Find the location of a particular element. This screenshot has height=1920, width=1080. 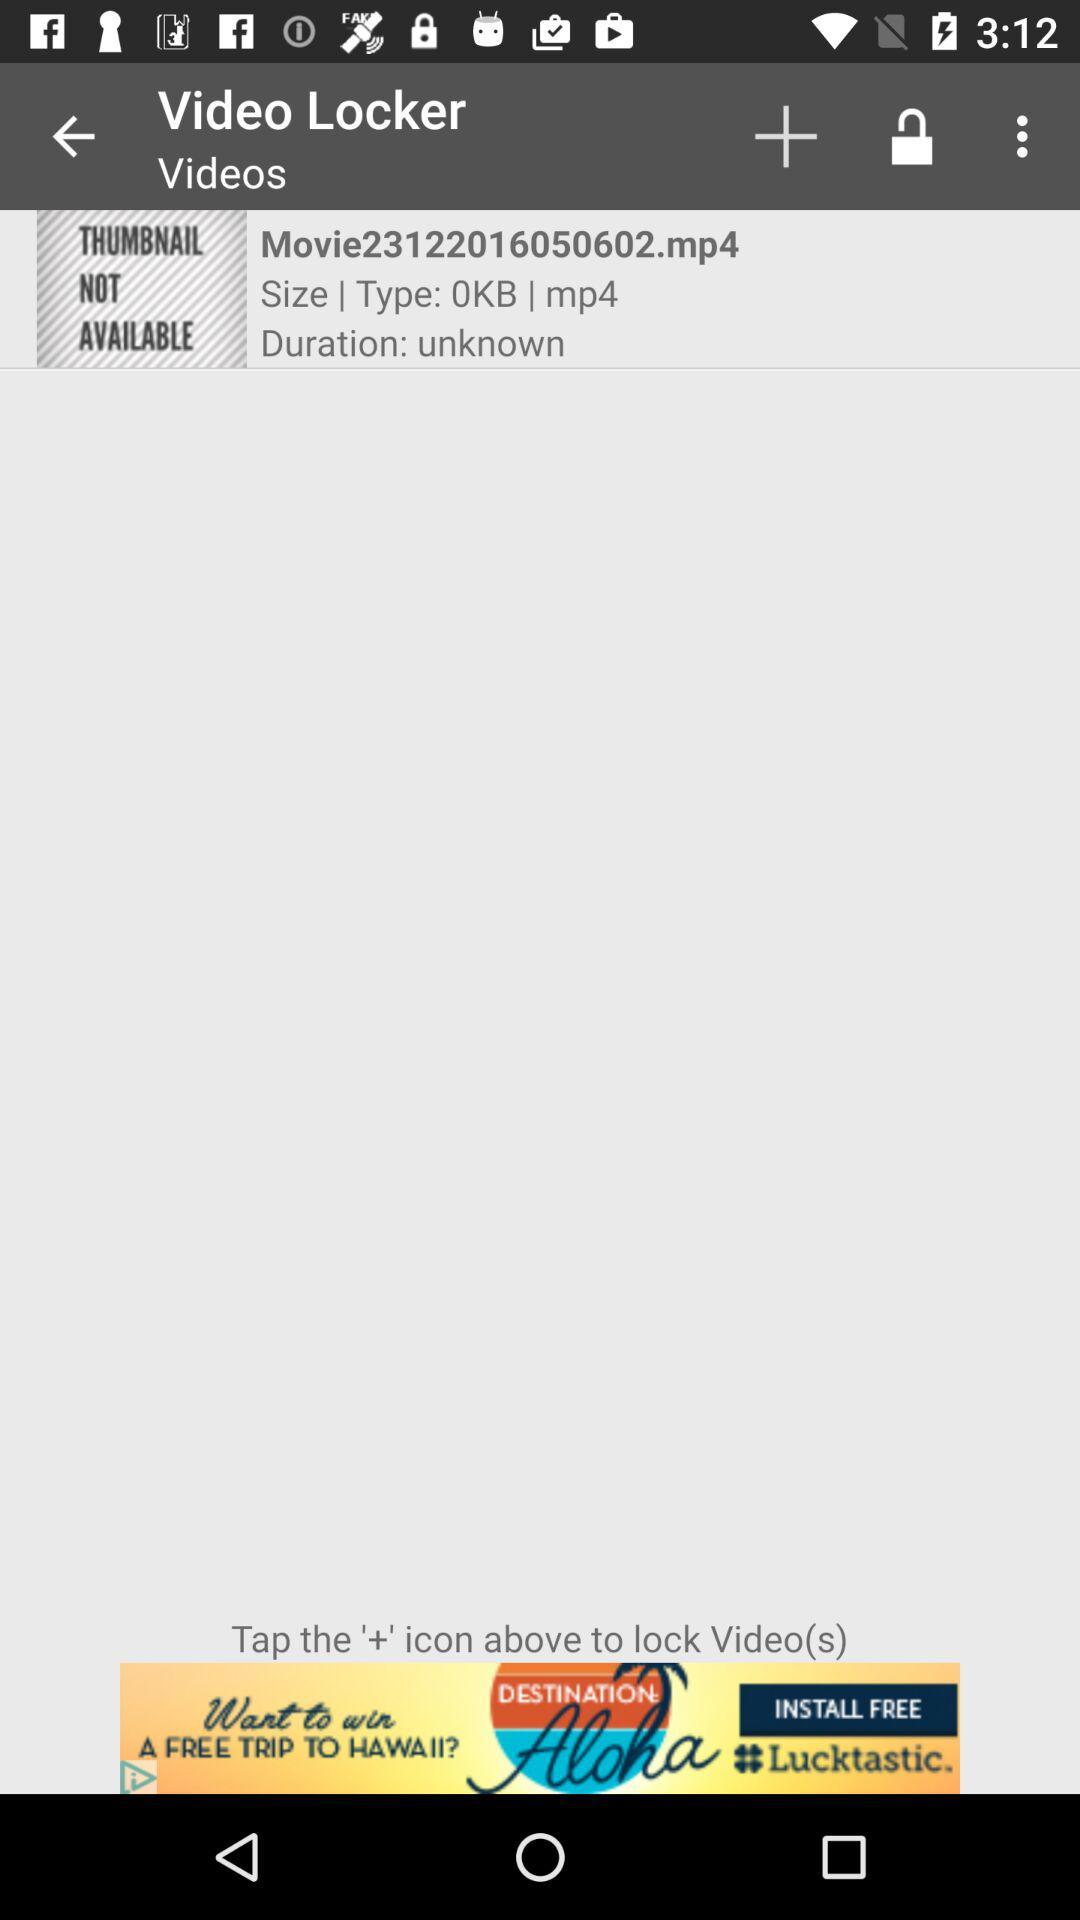

item above tap the icon item is located at coordinates (911, 135).